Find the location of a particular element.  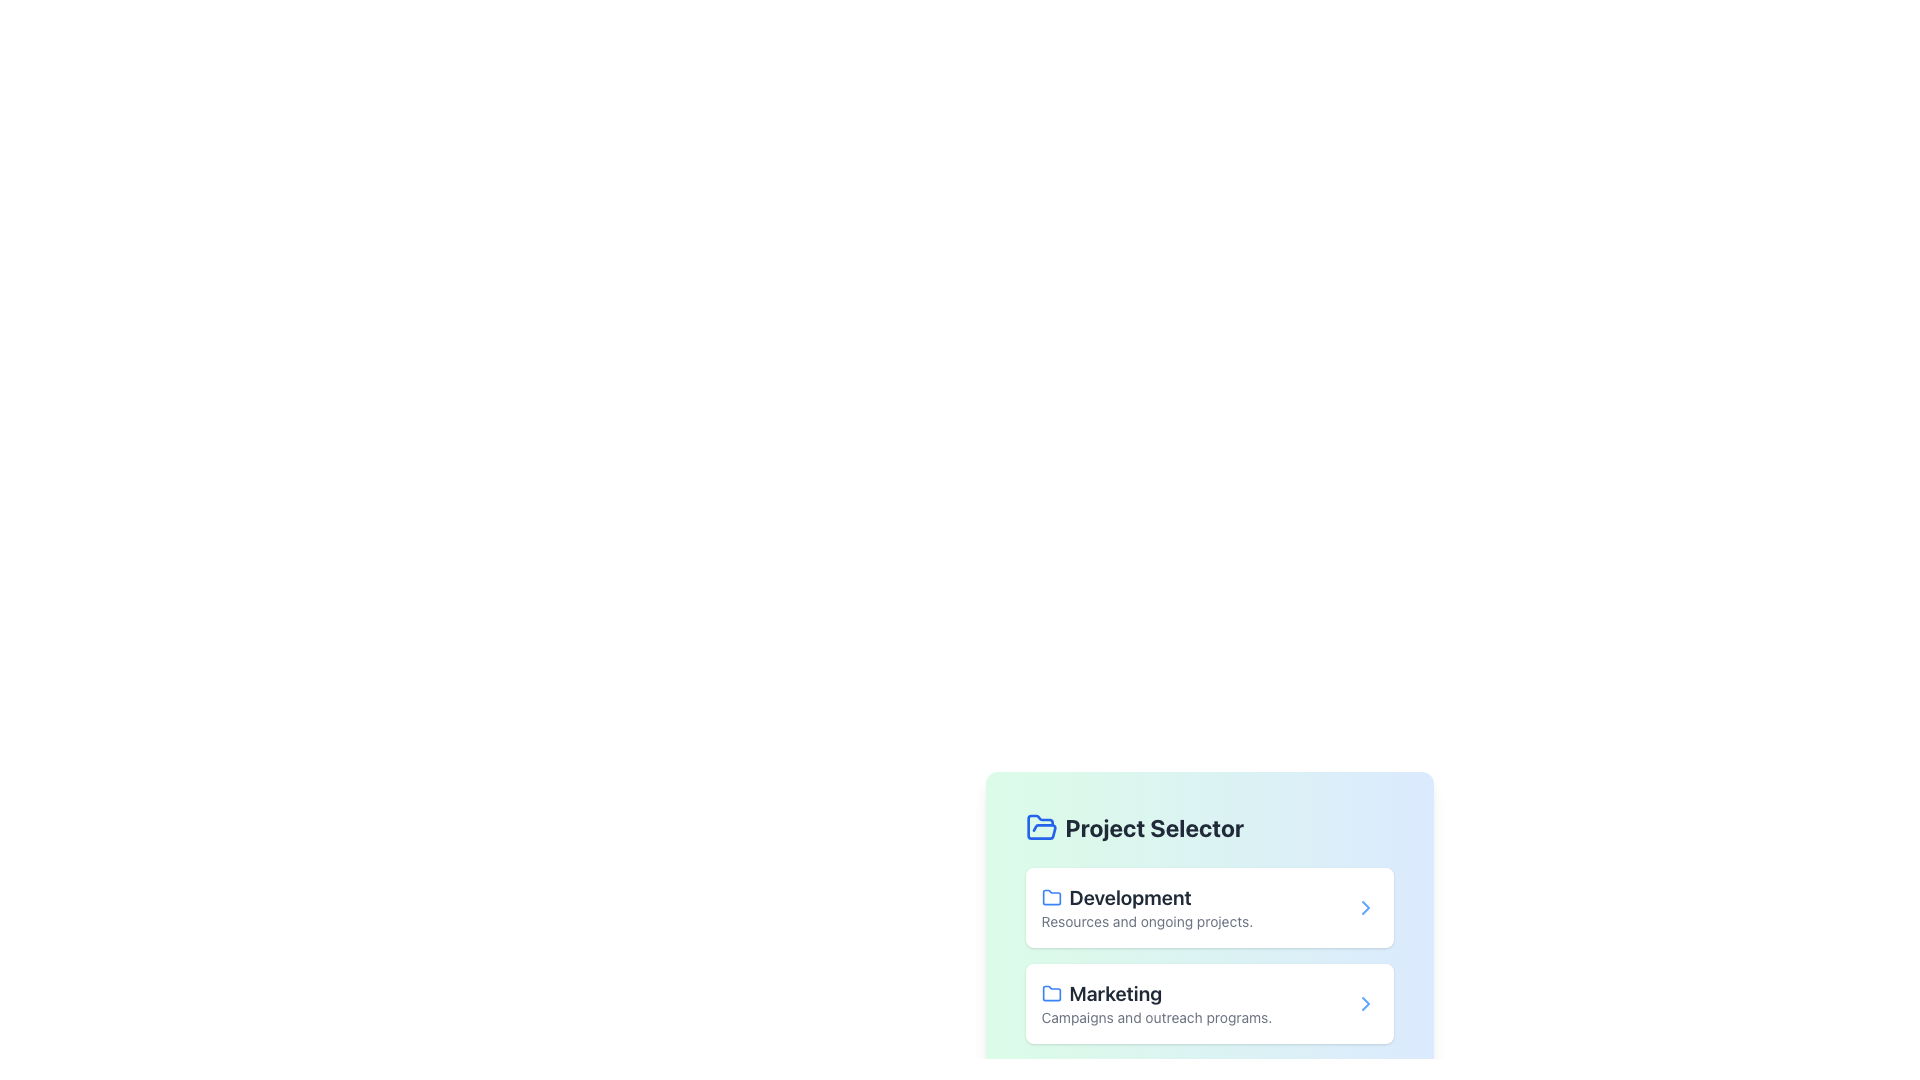

the stylized folder icon with a blue outline located to the left of the 'Project Selector' text at the top of the card interface is located at coordinates (1050, 896).